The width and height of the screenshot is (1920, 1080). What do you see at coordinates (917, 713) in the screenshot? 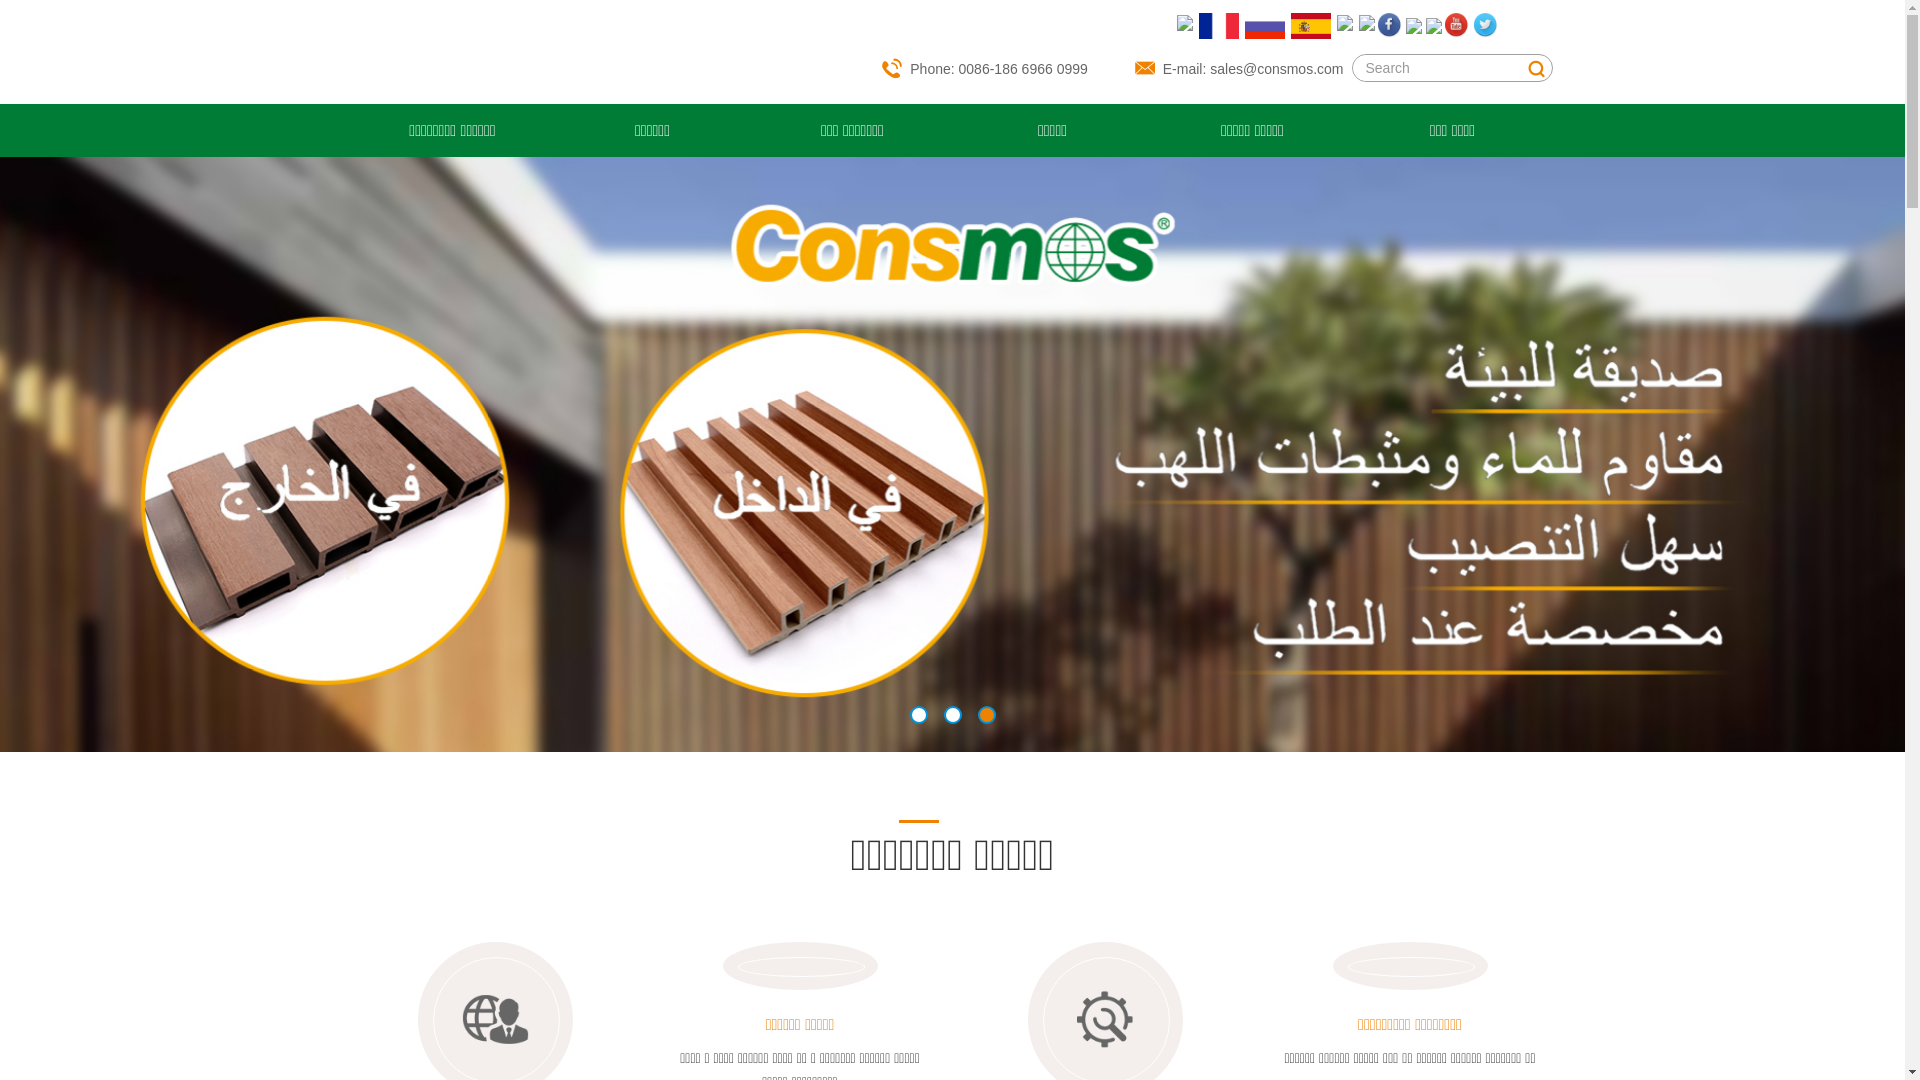
I see `'1'` at bounding box center [917, 713].